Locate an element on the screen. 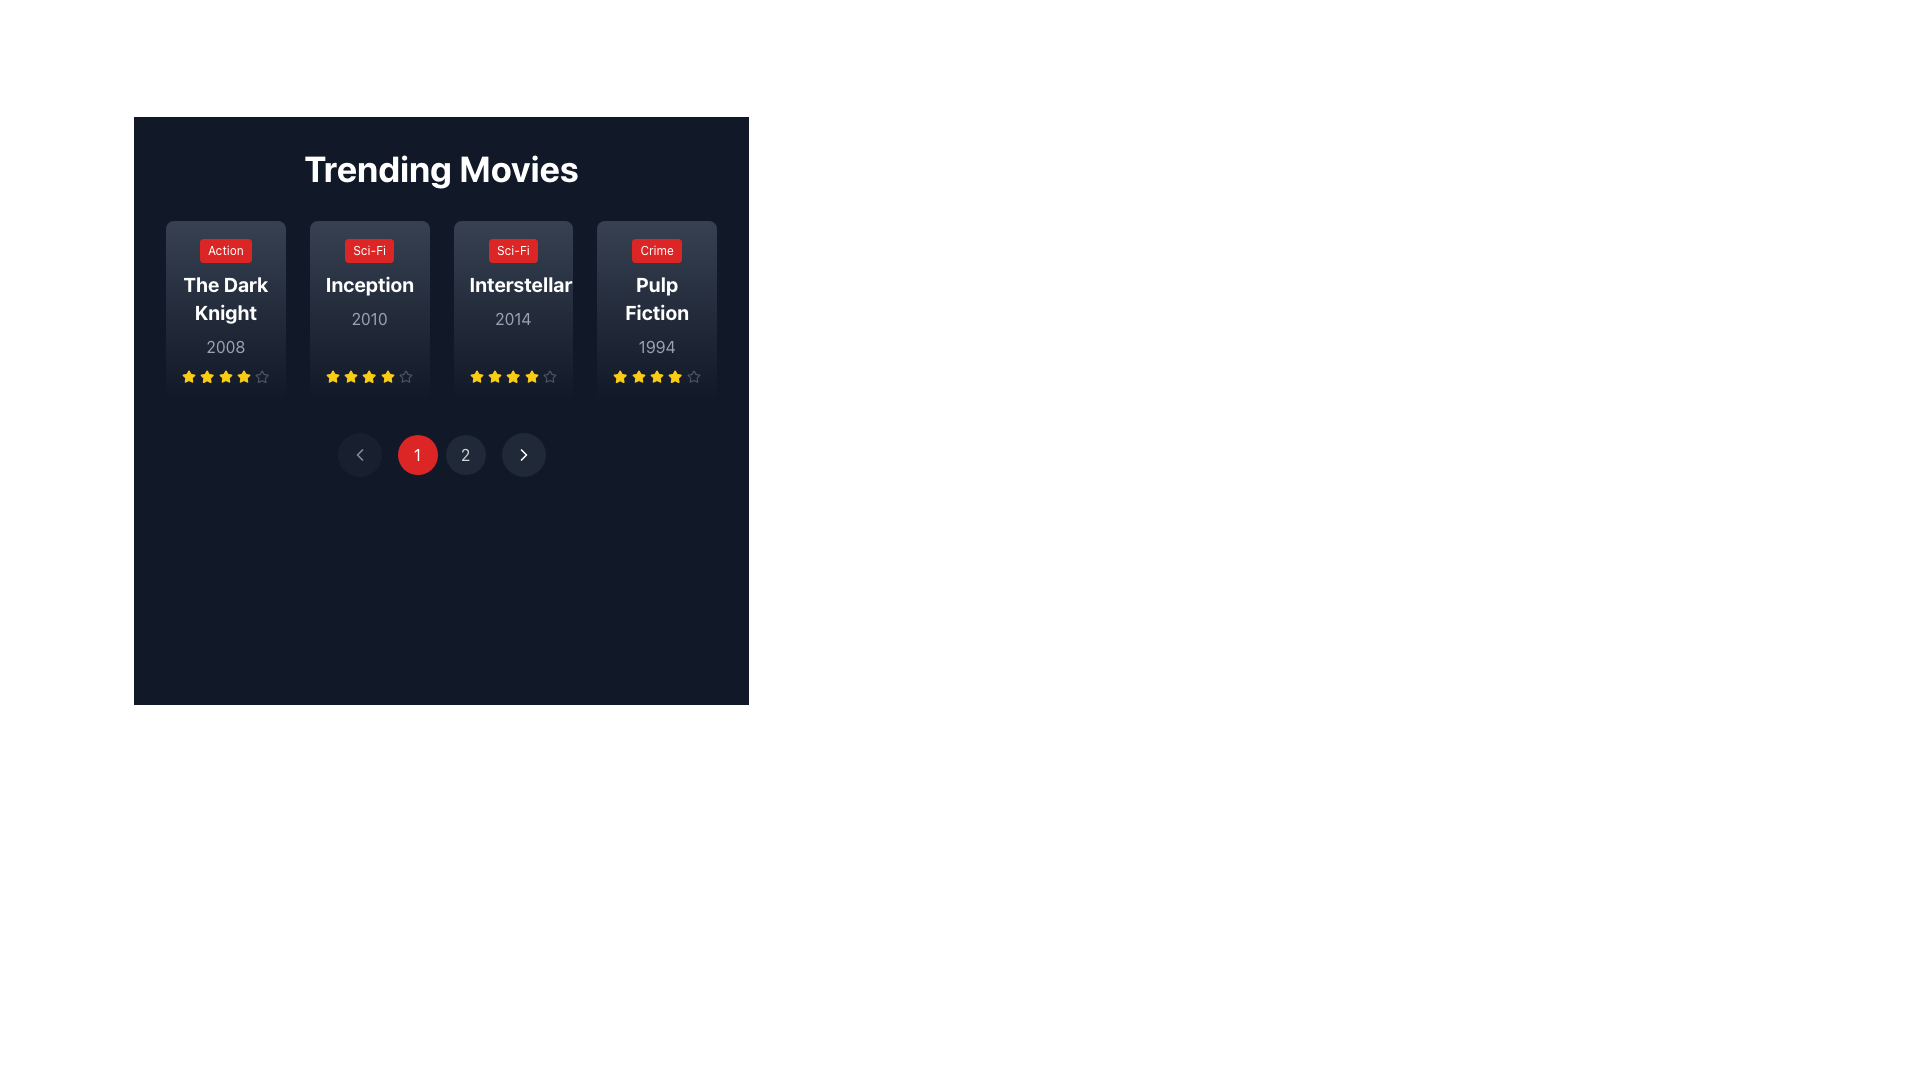 This screenshot has height=1080, width=1920. the Information card displaying details about the movie 'The Dark Knight', which is the first card in the 'Trending Movies' grid is located at coordinates (225, 297).